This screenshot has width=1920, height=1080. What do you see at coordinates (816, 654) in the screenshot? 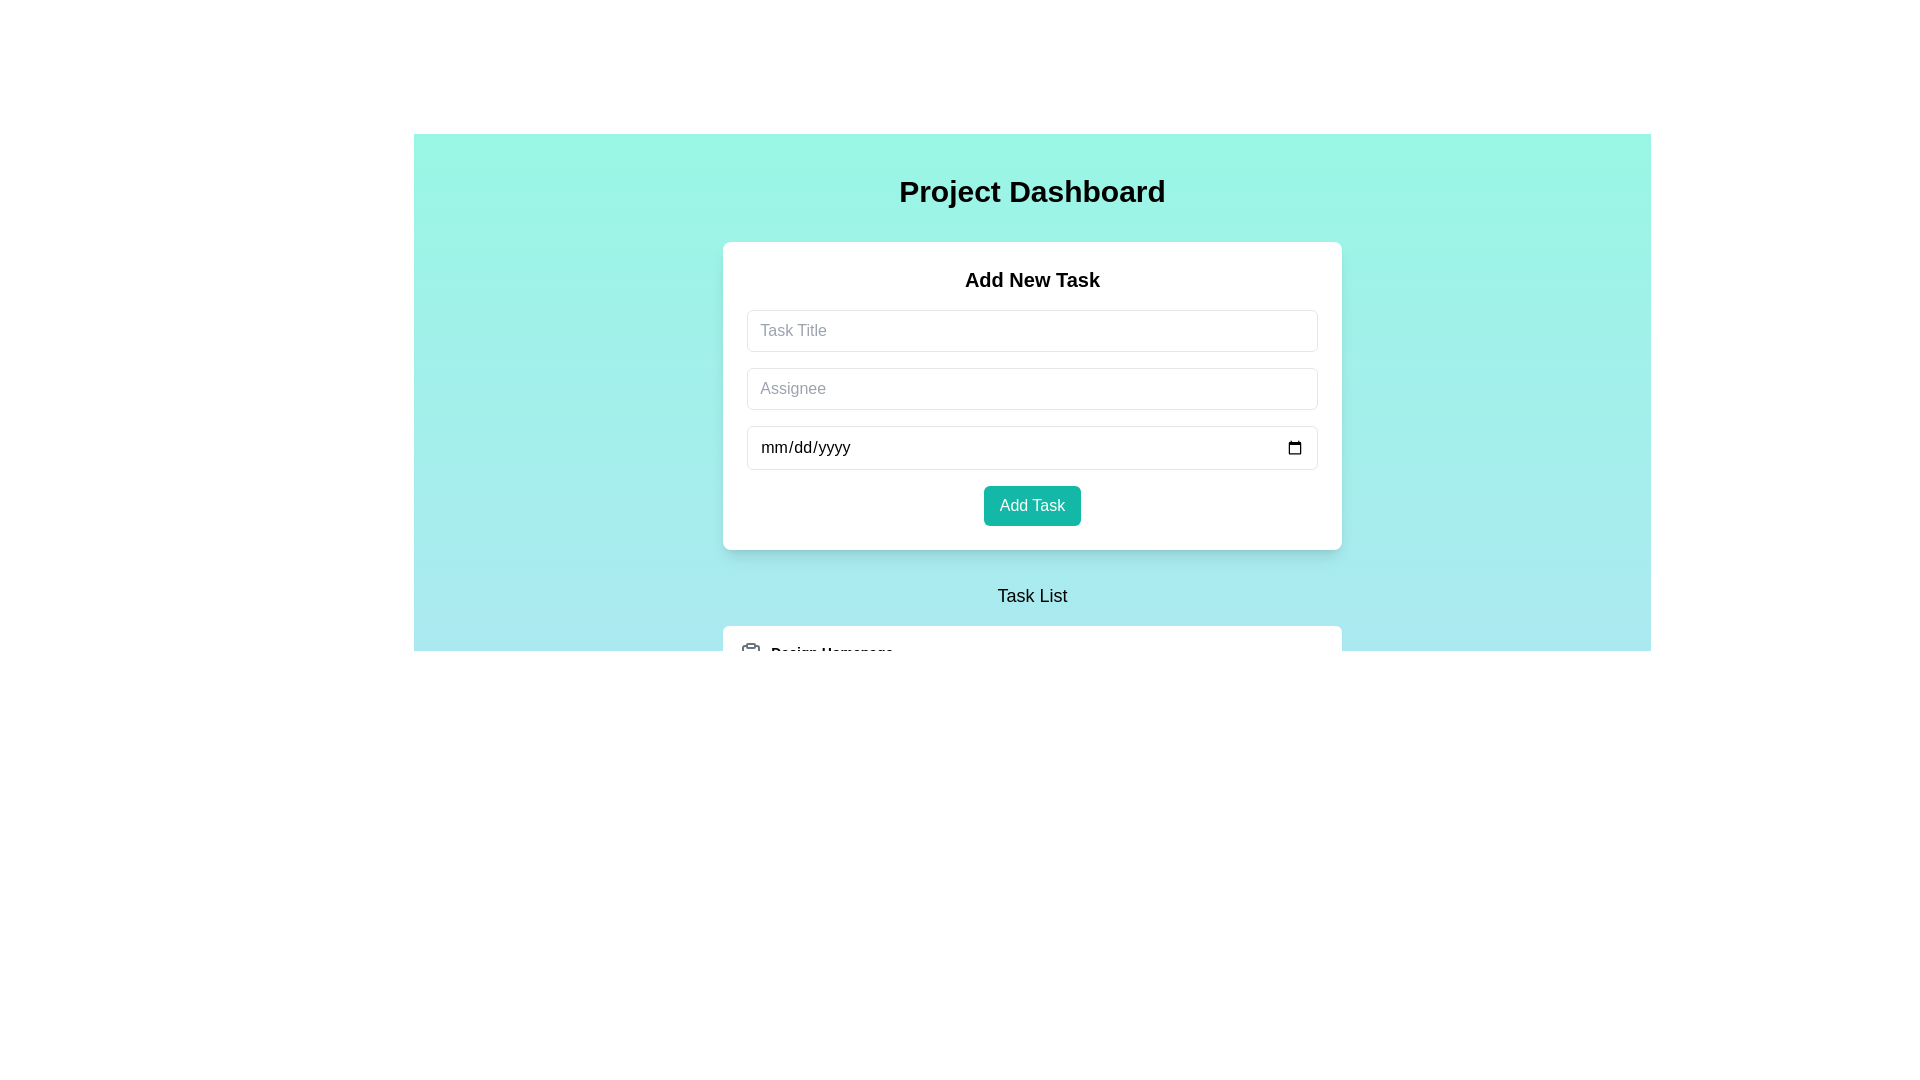
I see `title label of the task located at the uppermost position of the task card within the 'Task List' section` at bounding box center [816, 654].